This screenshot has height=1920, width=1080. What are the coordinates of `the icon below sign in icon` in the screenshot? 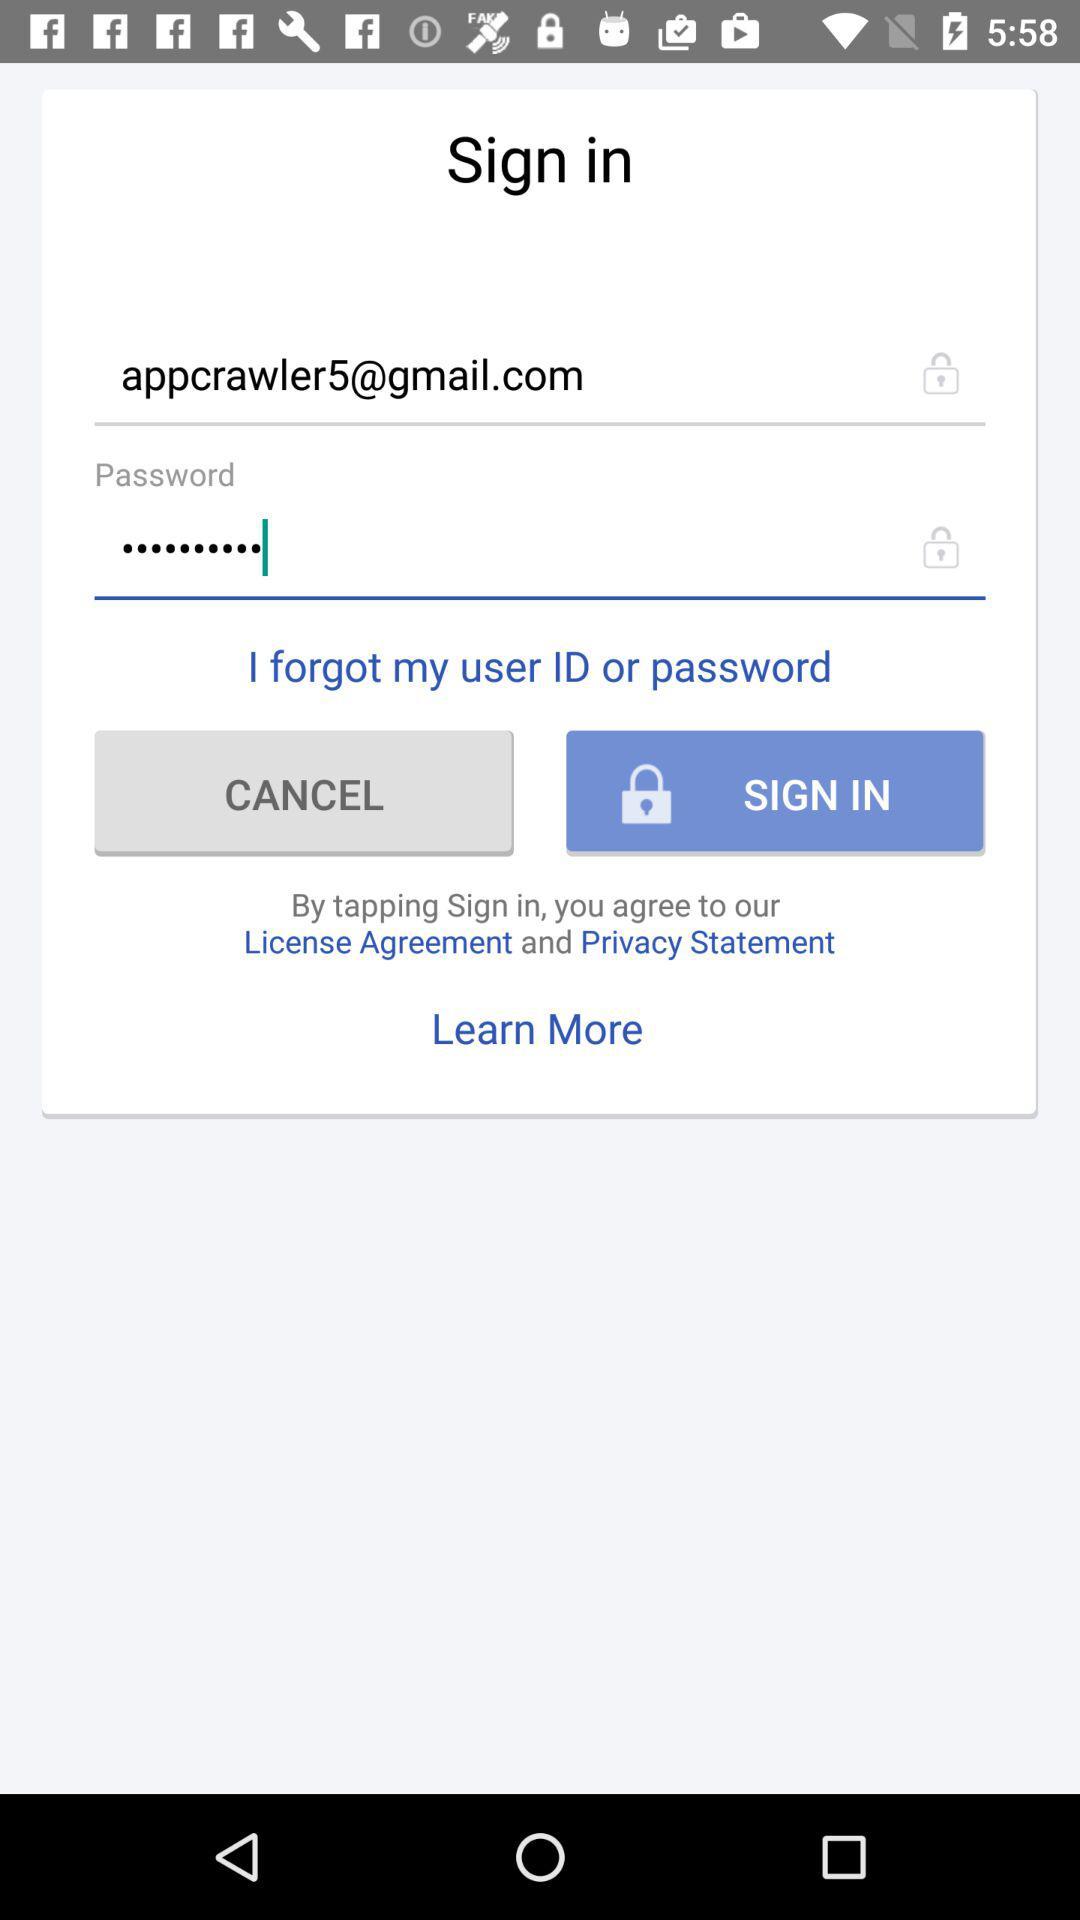 It's located at (540, 373).